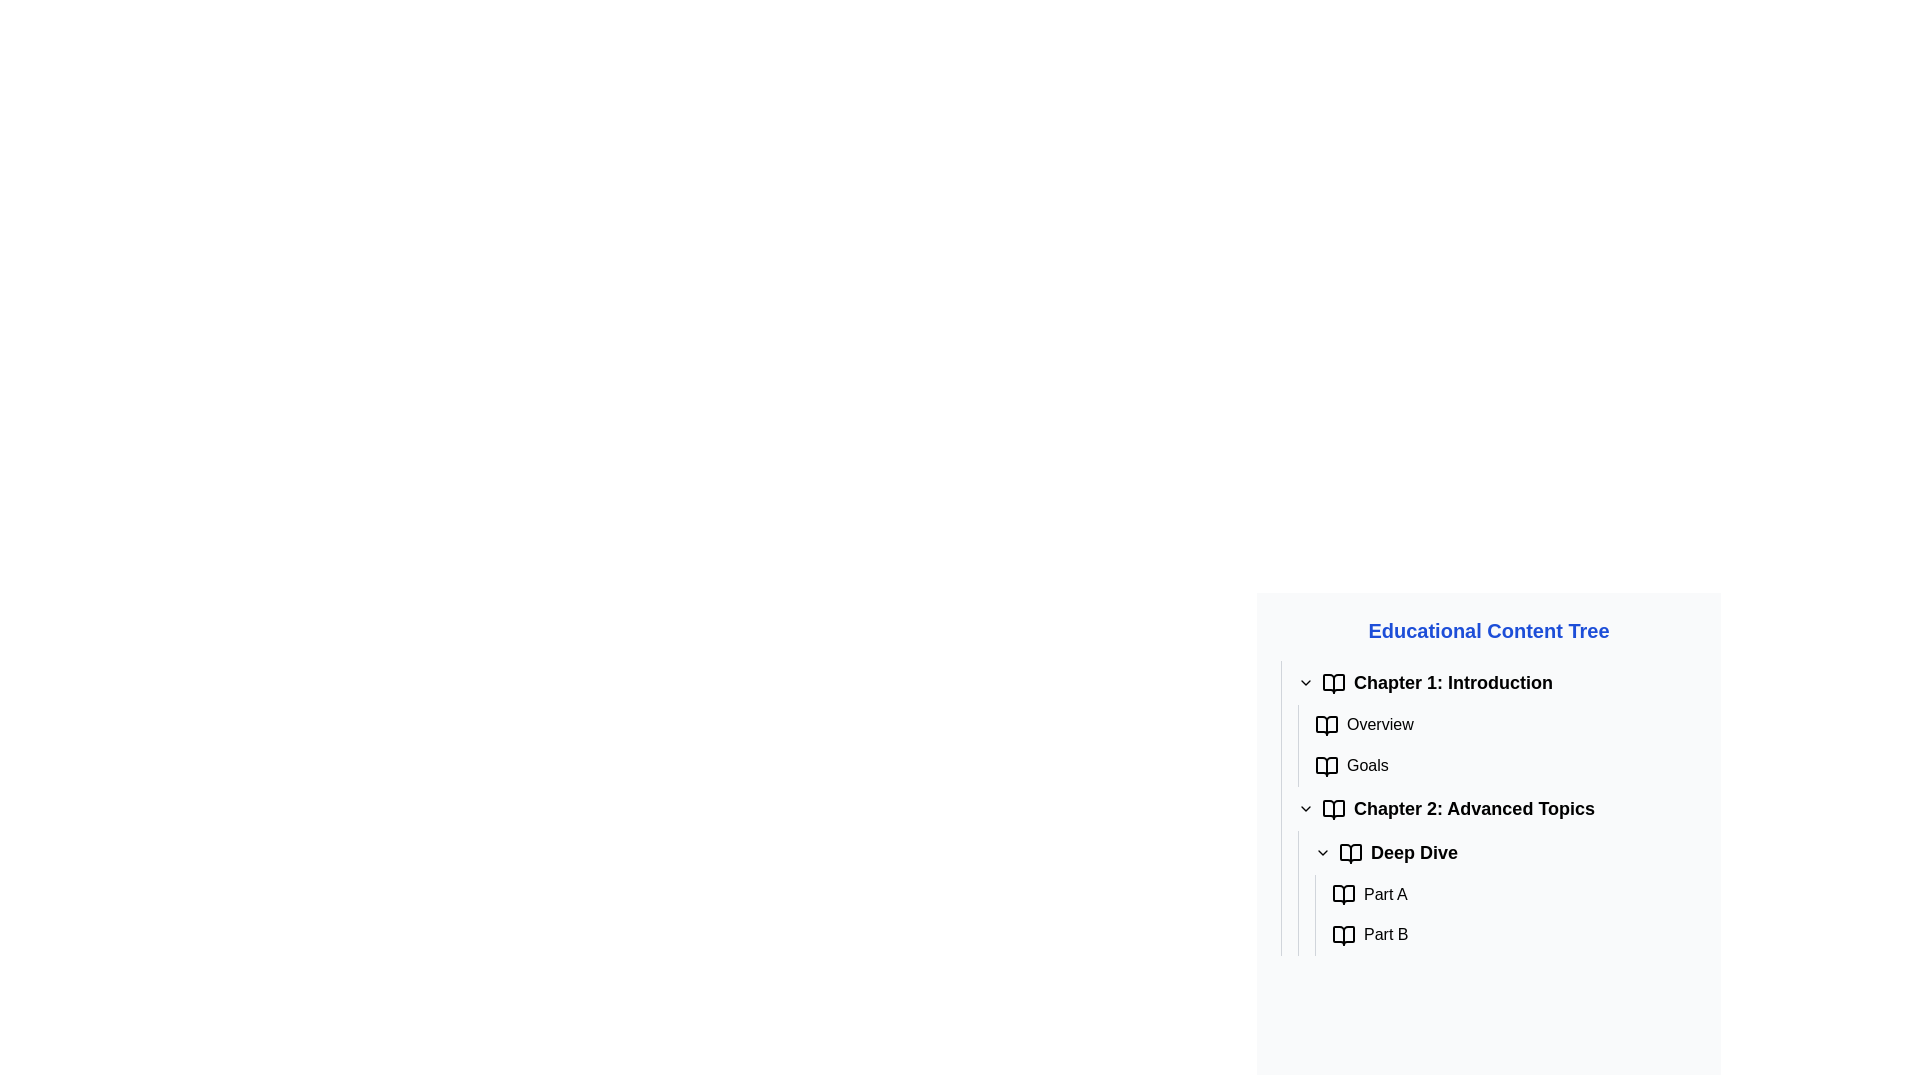 The image size is (1920, 1080). I want to click on the static text element displaying the title 'Chapter 2: Advanced Topics', so click(1458, 807).